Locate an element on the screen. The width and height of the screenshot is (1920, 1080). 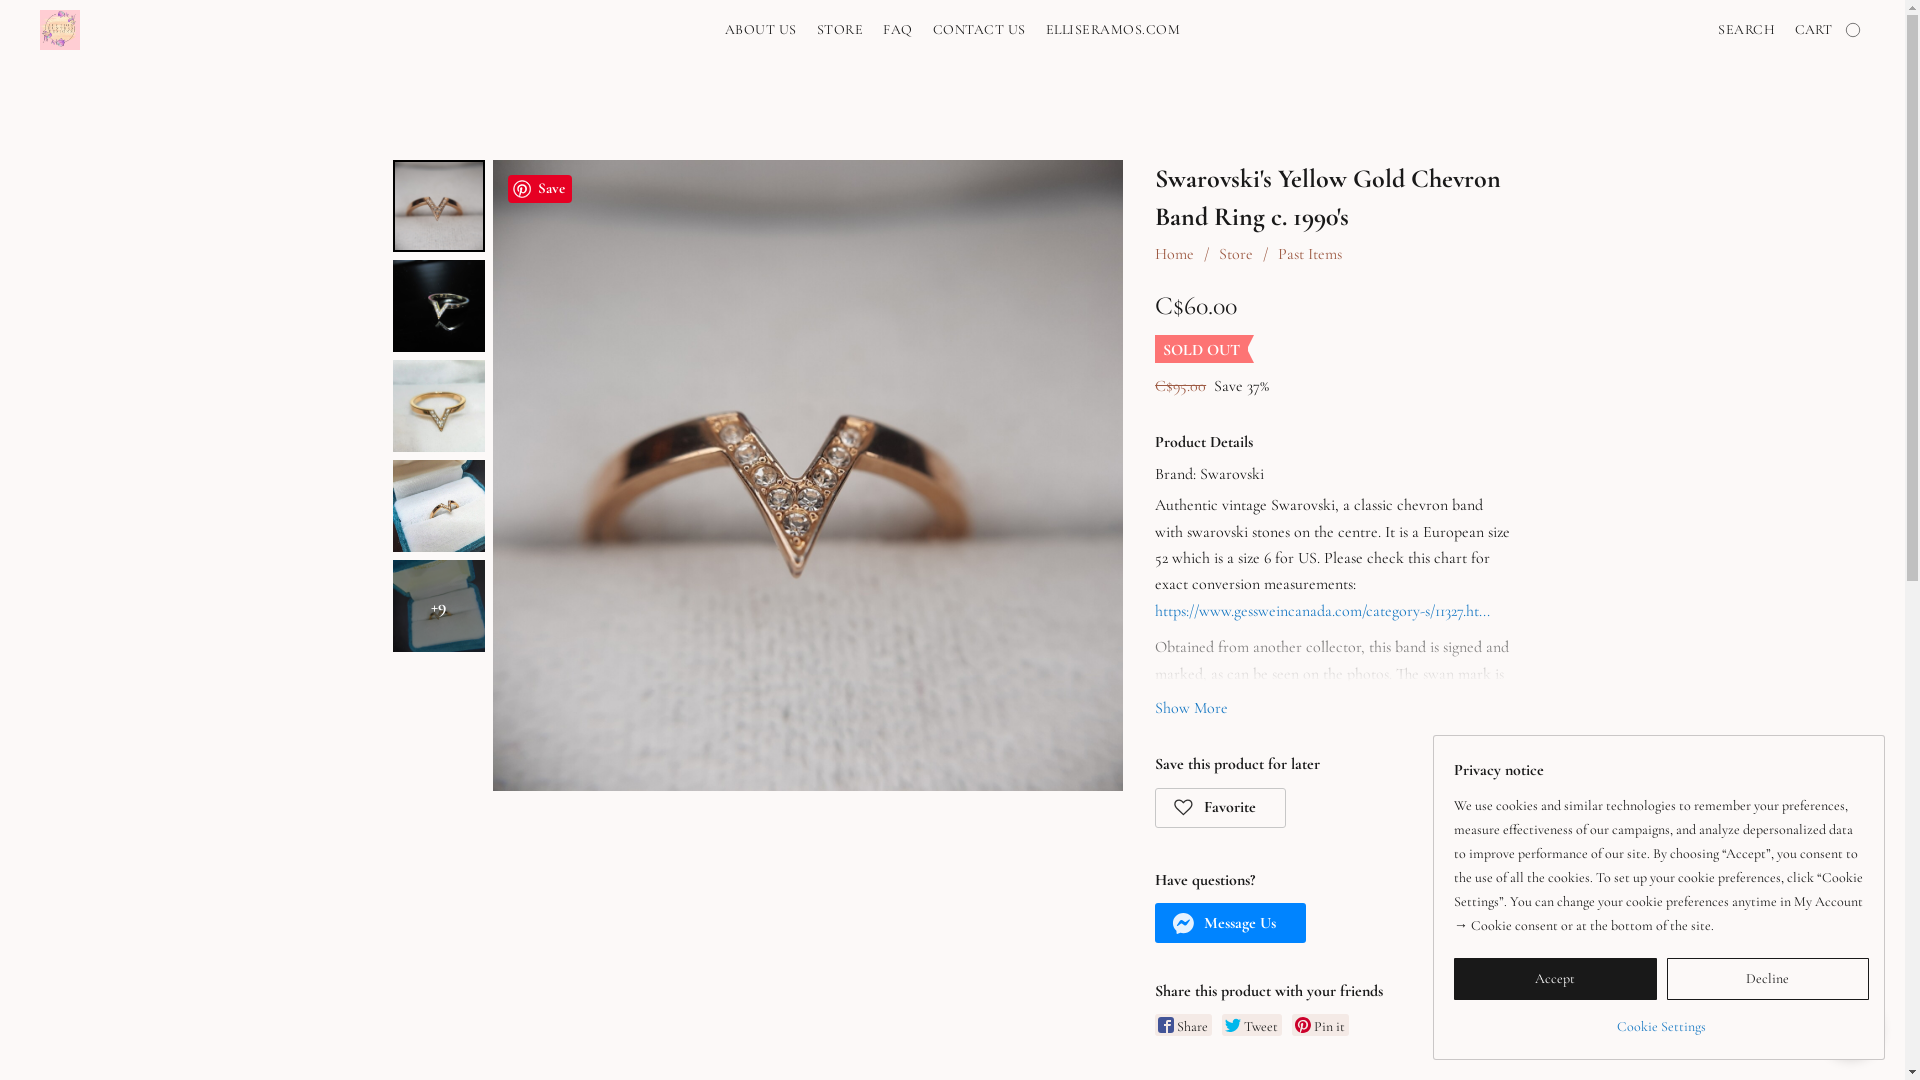
'Message Us' is located at coordinates (1229, 922).